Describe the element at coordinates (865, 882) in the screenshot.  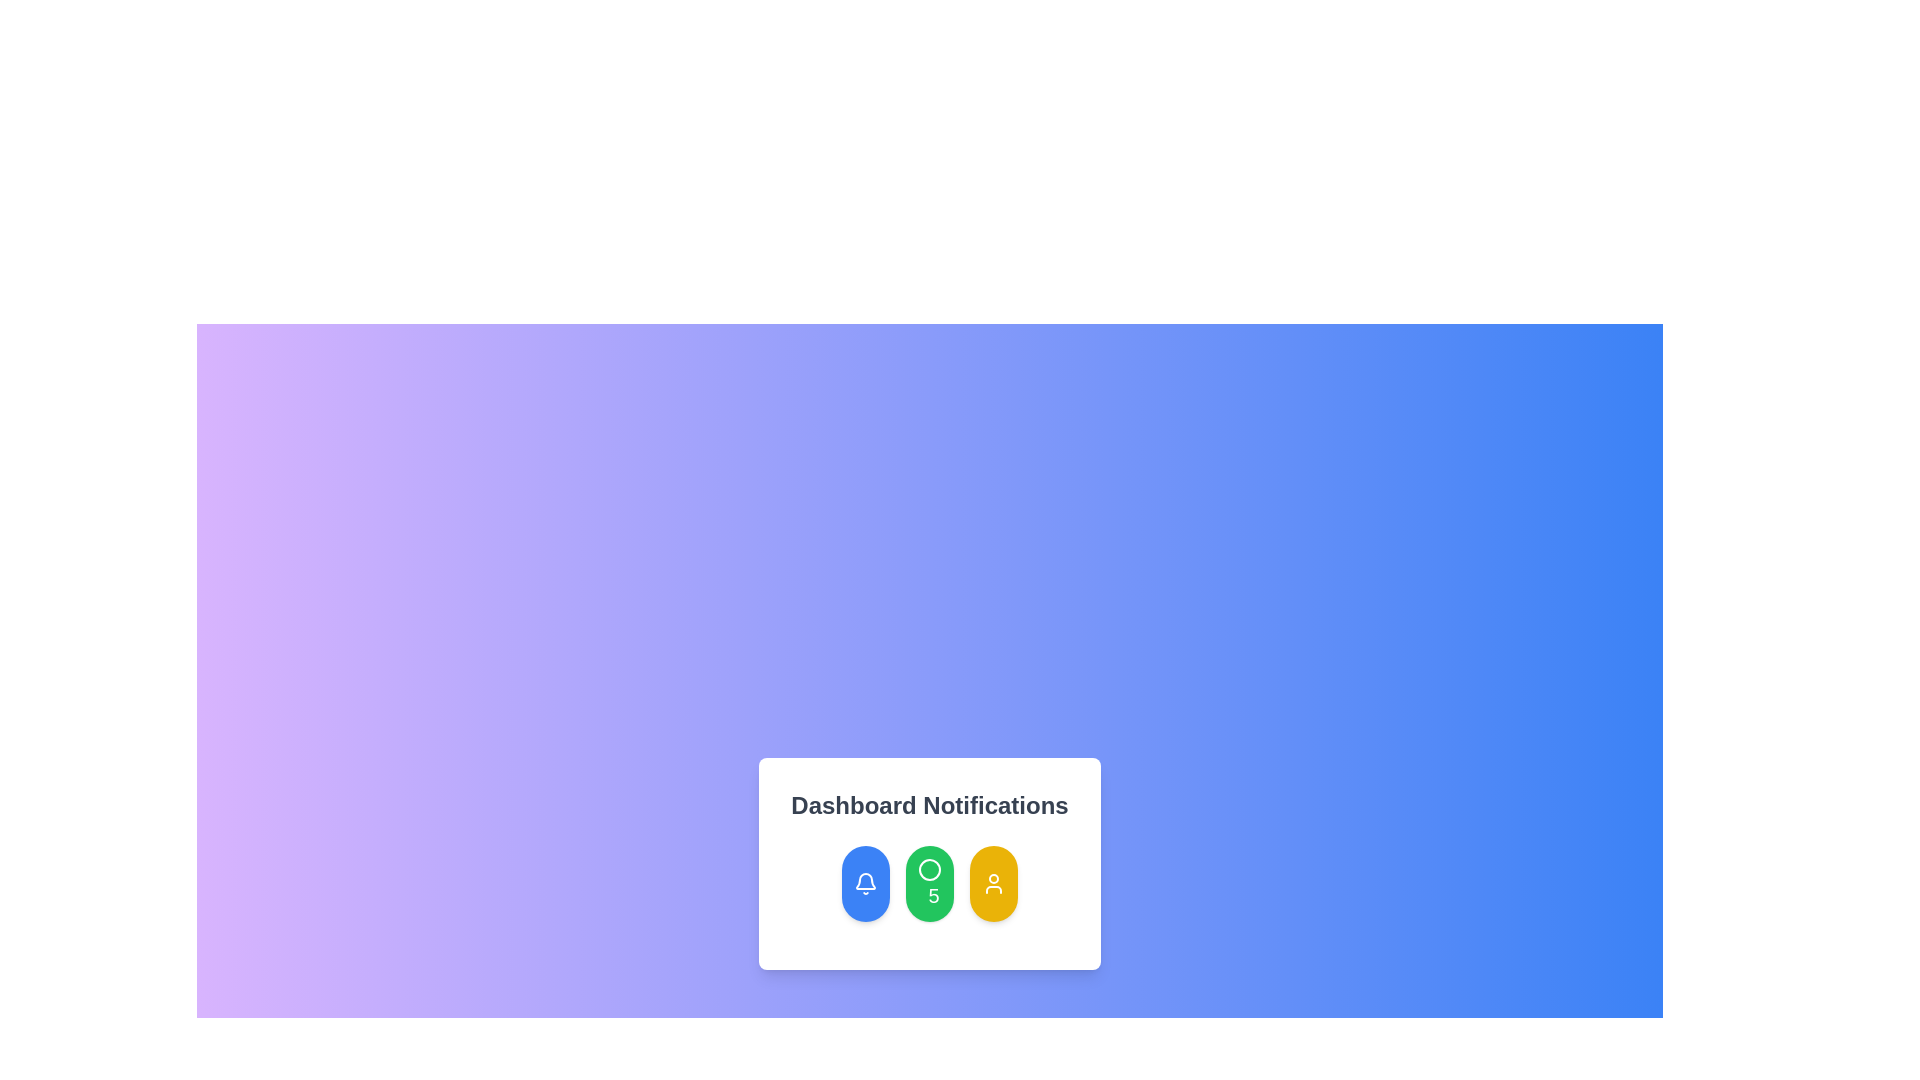
I see `the notification bell icon located in the first button of a horizontal row of three buttons` at that location.